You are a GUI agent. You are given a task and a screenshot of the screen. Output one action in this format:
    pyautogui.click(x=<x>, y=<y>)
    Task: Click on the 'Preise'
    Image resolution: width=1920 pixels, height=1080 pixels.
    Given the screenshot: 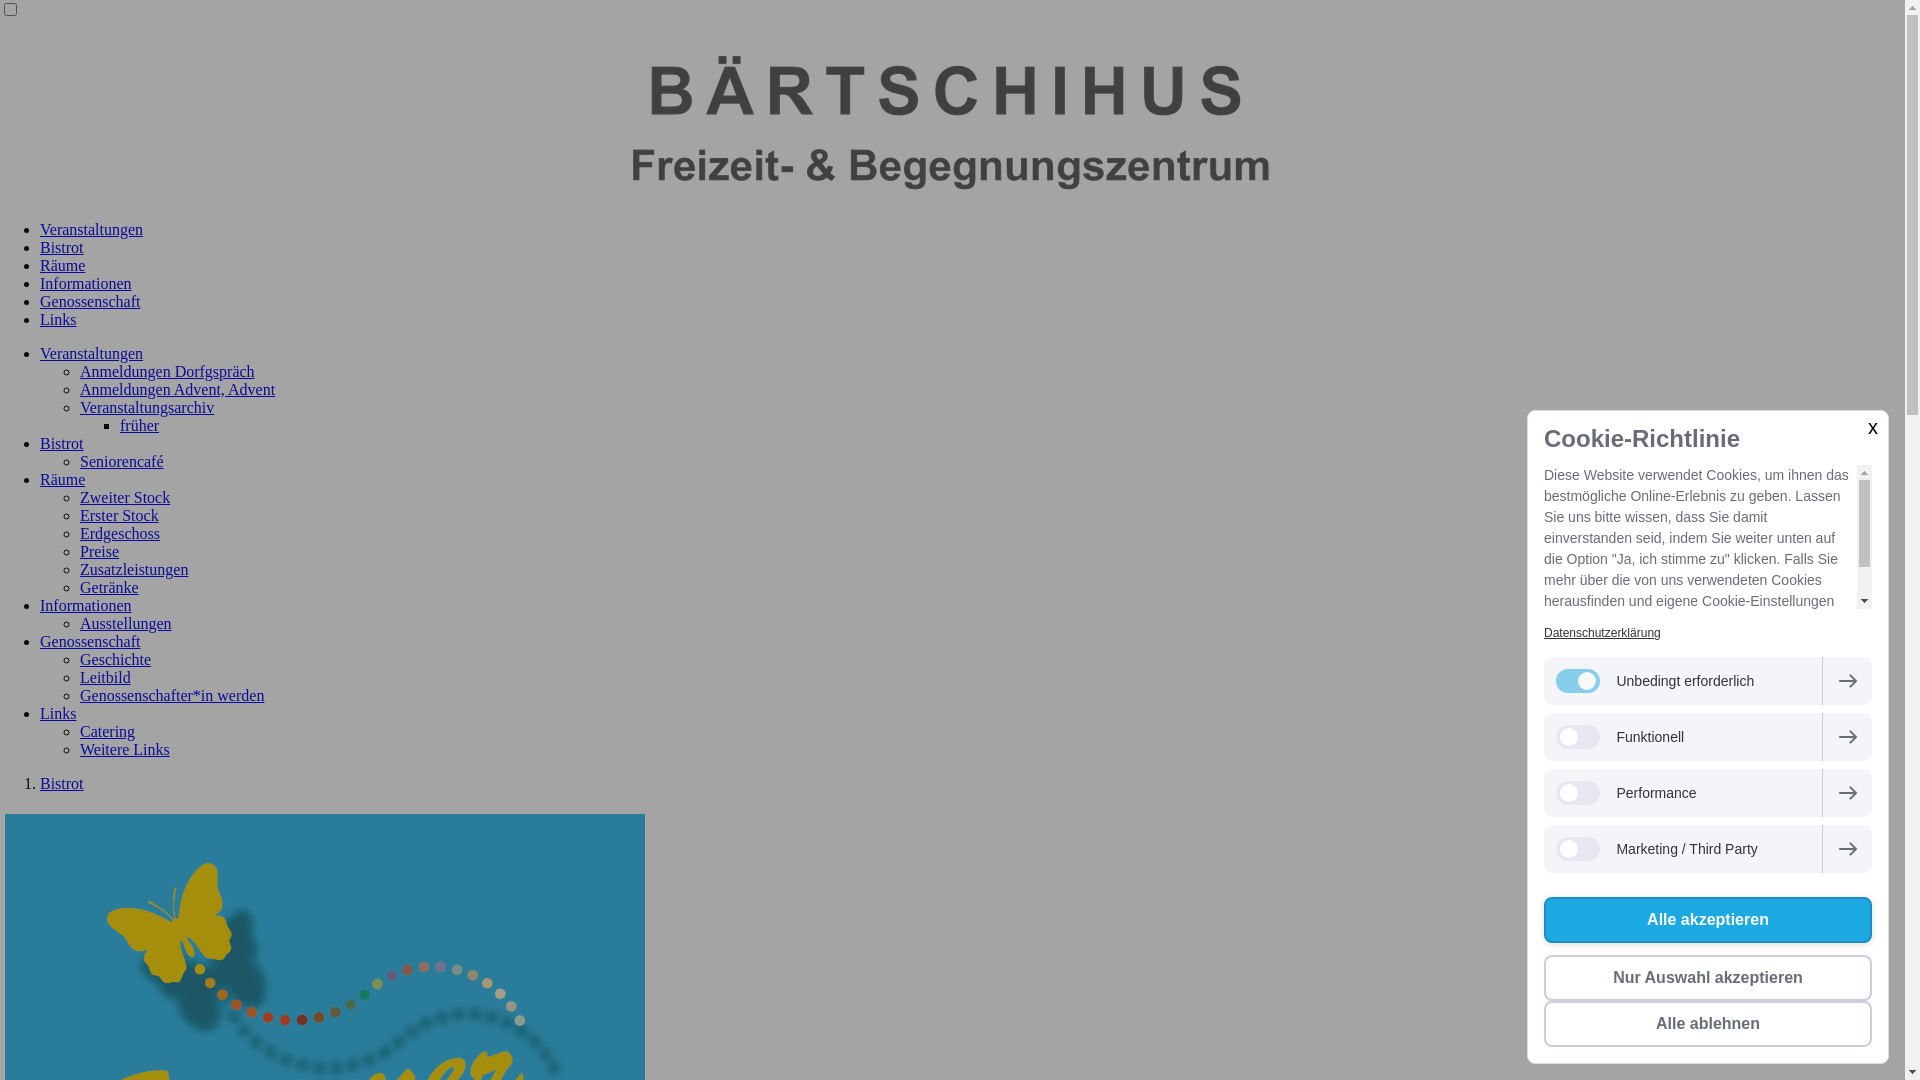 What is the action you would take?
    pyautogui.click(x=98, y=551)
    